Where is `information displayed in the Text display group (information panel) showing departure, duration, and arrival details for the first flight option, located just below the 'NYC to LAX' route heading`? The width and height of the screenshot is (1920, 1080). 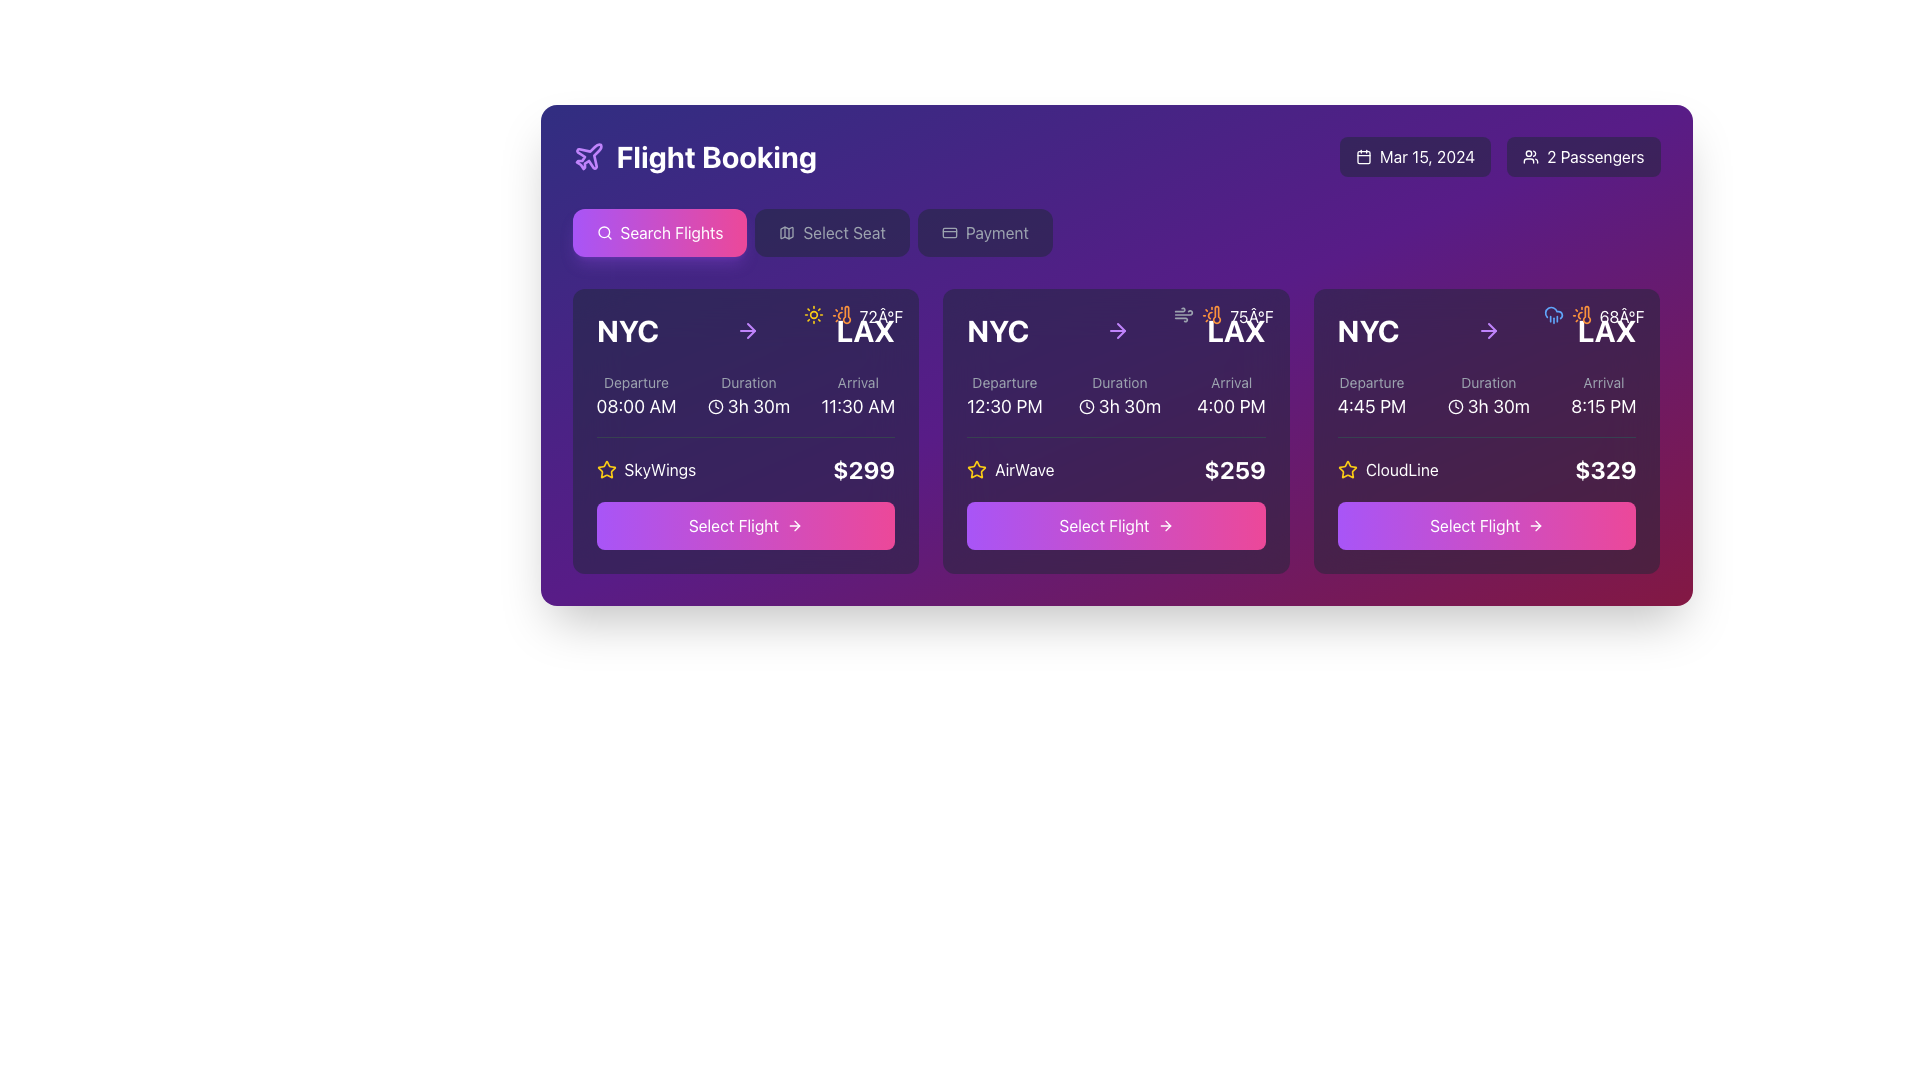 information displayed in the Text display group (information panel) showing departure, duration, and arrival details for the first flight option, located just below the 'NYC to LAX' route heading is located at coordinates (744, 397).